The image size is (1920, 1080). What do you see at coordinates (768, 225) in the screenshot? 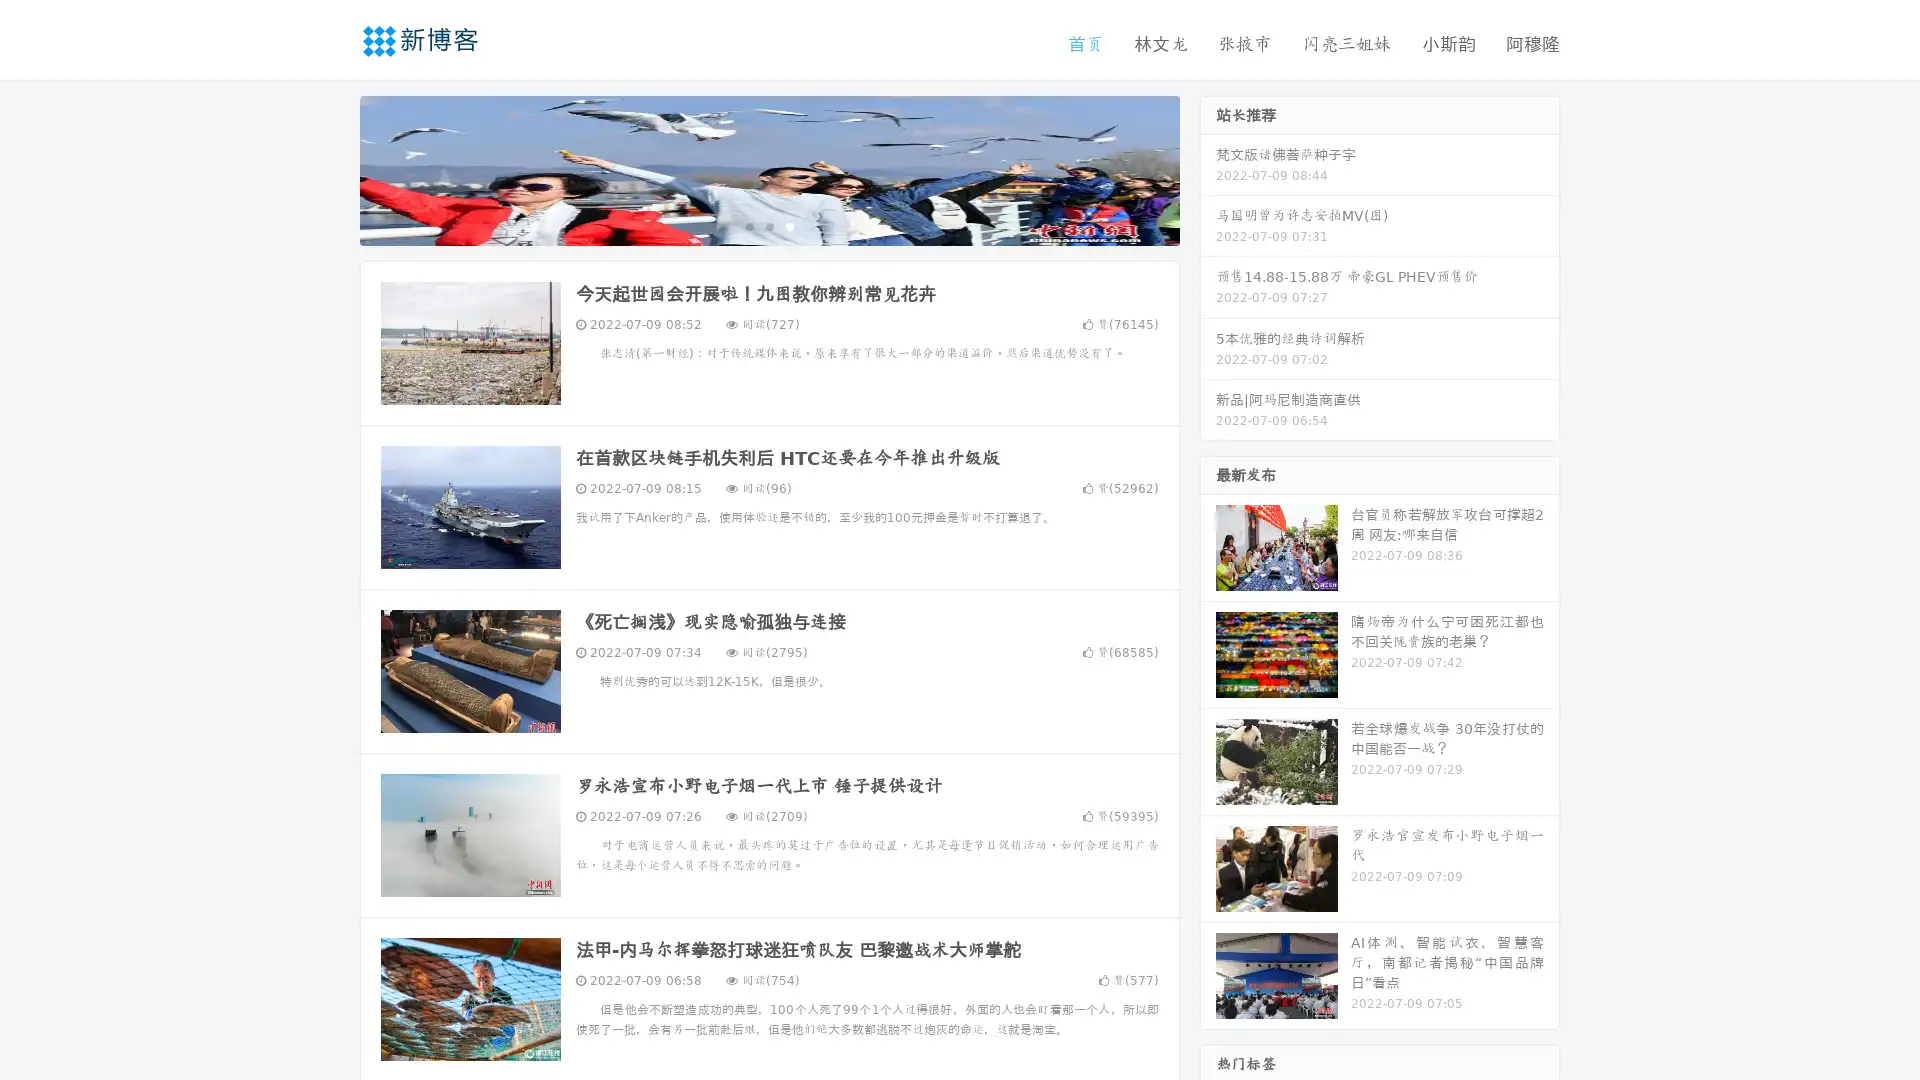
I see `Go to slide 2` at bounding box center [768, 225].